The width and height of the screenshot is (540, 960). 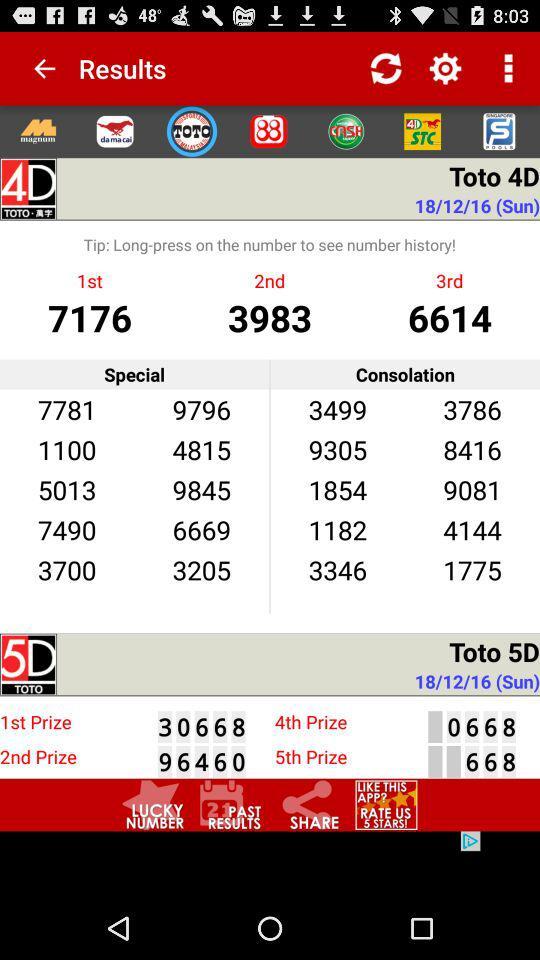 I want to click on results for cash sweep, so click(x=344, y=130).